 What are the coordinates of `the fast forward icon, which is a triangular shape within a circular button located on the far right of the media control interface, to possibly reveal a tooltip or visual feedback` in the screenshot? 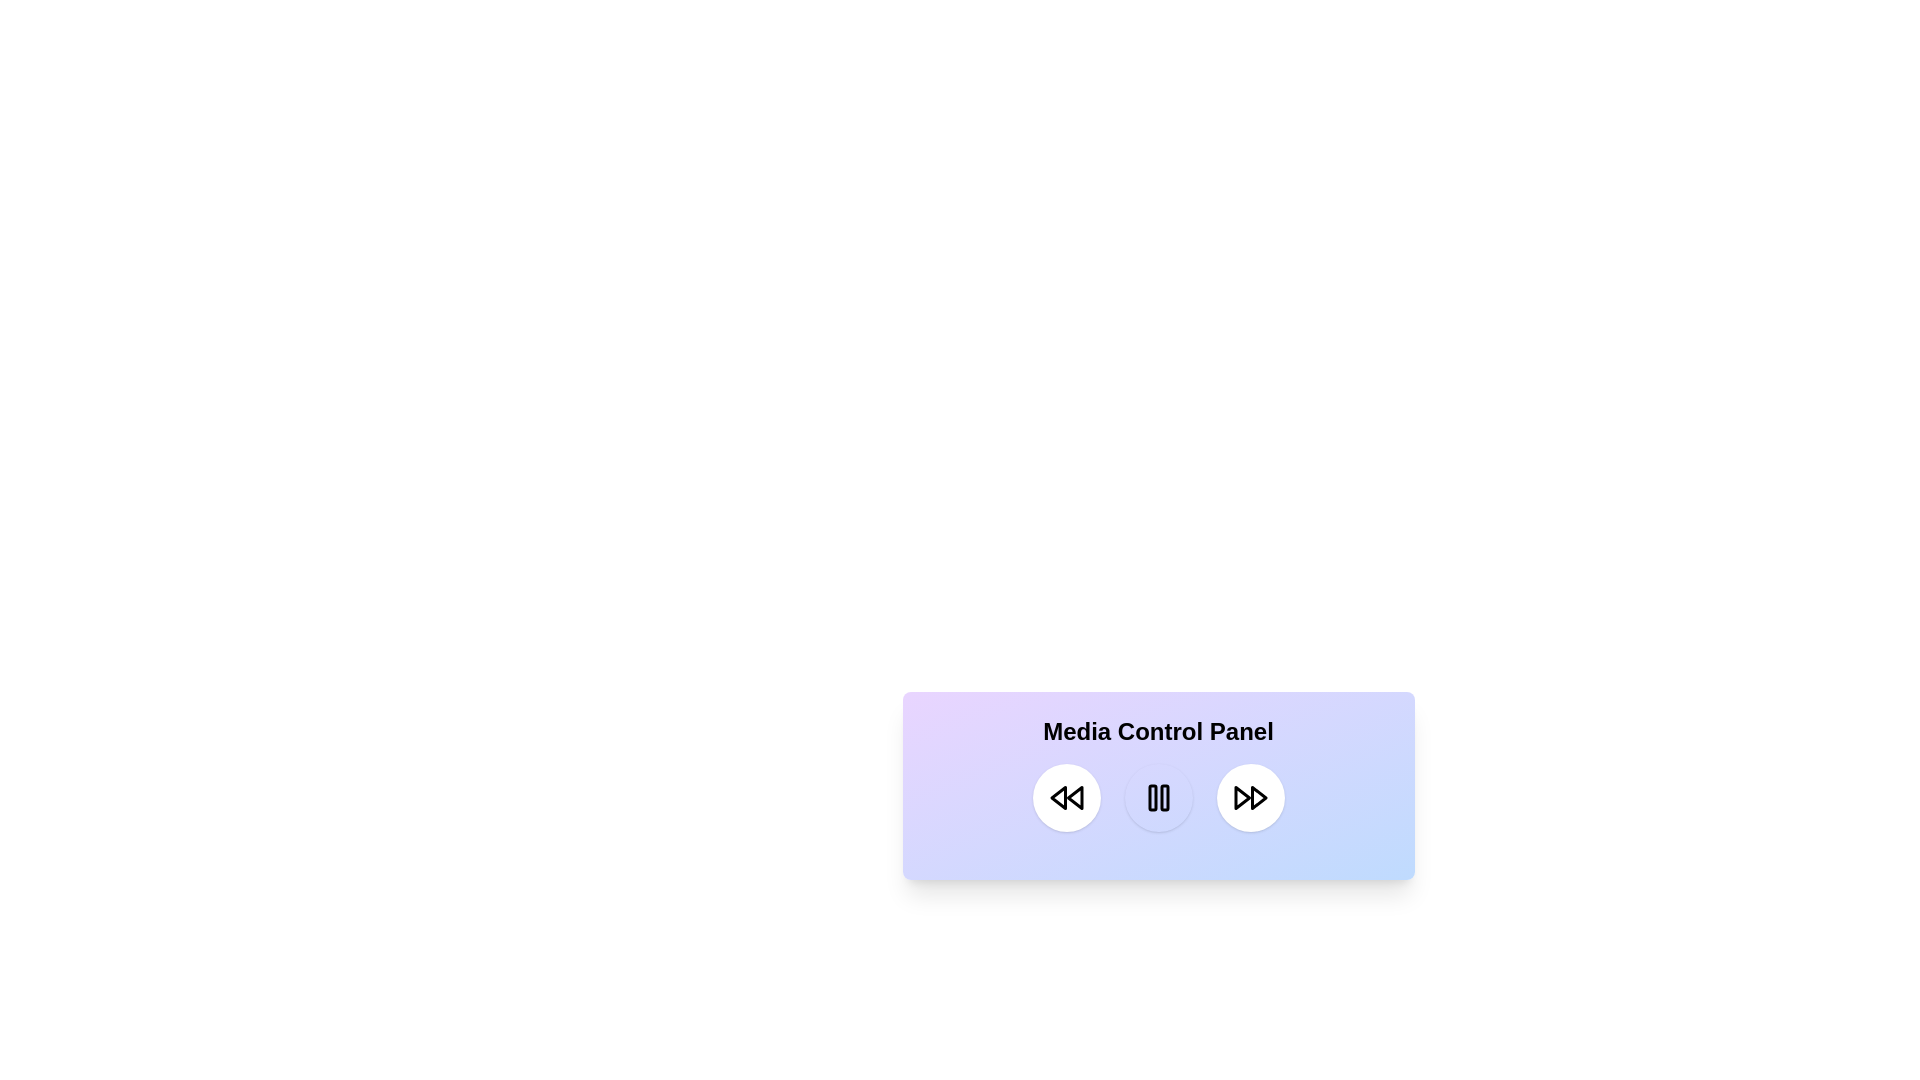 It's located at (1257, 797).